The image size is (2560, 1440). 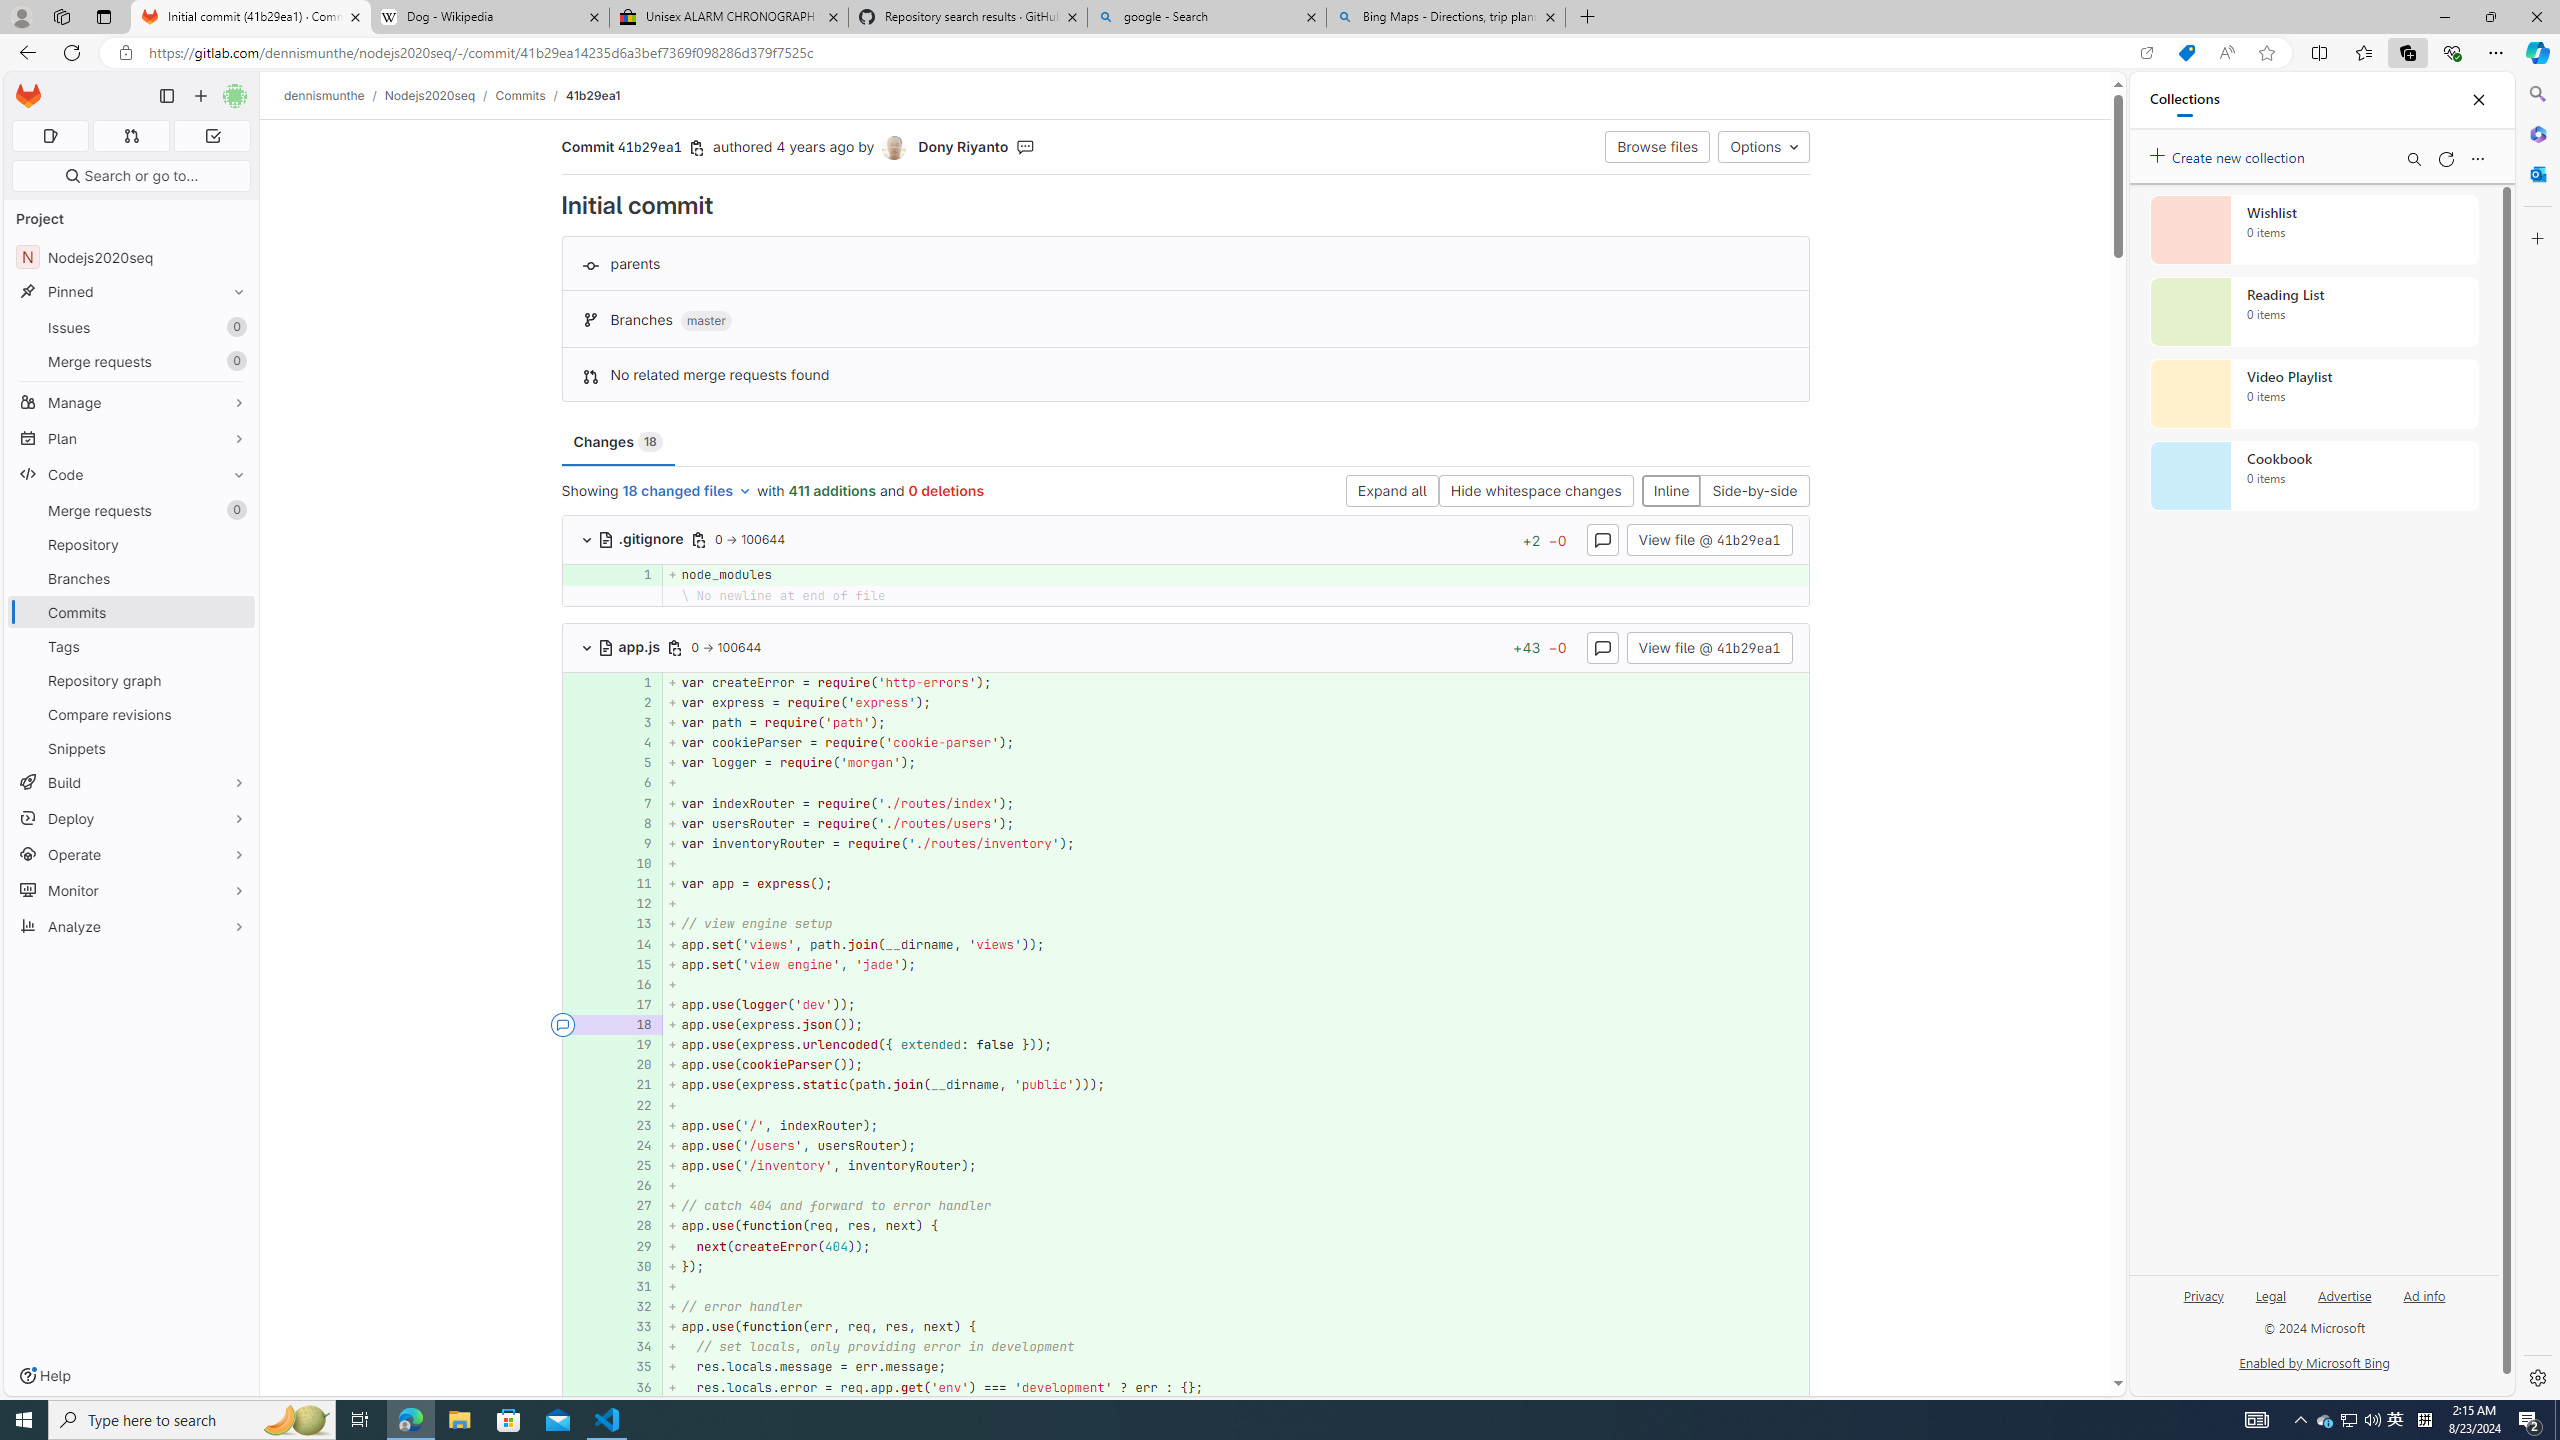 What do you see at coordinates (2204, 1294) in the screenshot?
I see `'Privacy'` at bounding box center [2204, 1294].